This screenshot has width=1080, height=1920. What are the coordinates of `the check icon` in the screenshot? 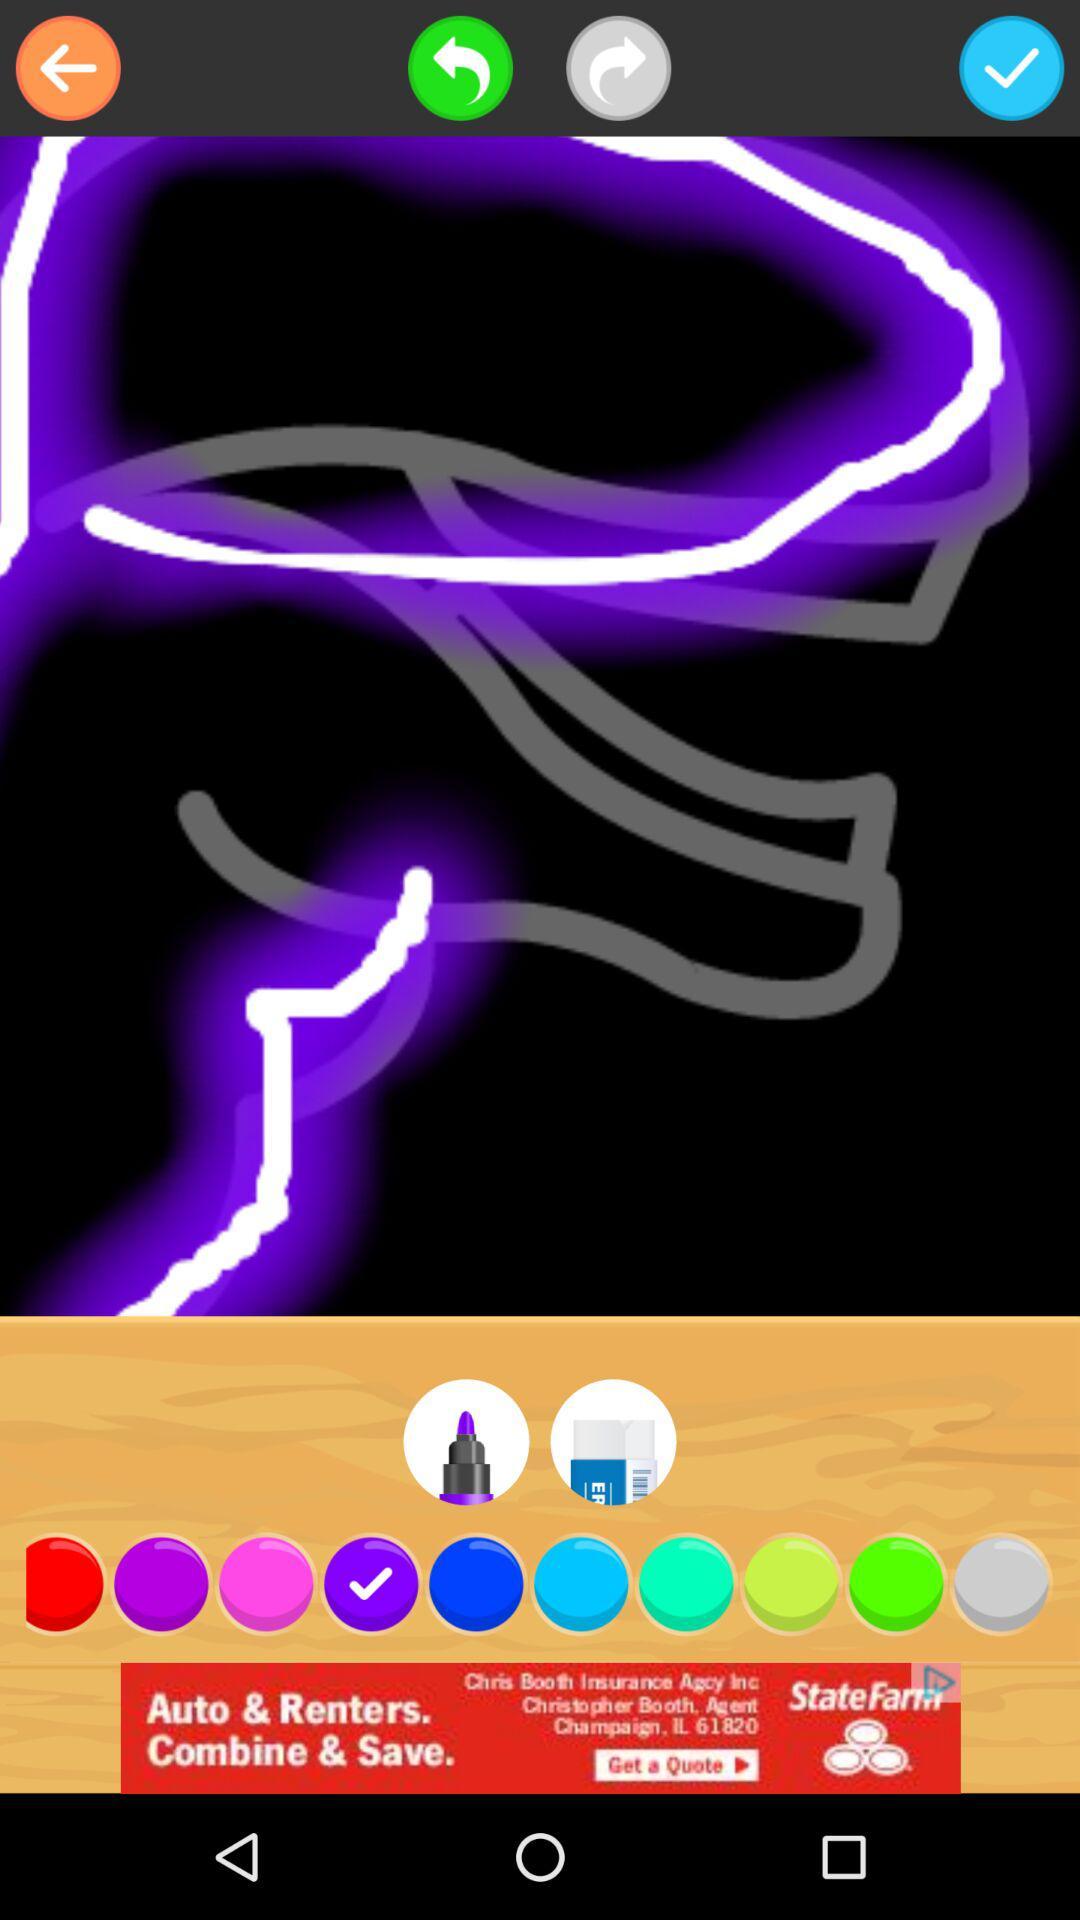 It's located at (1011, 68).